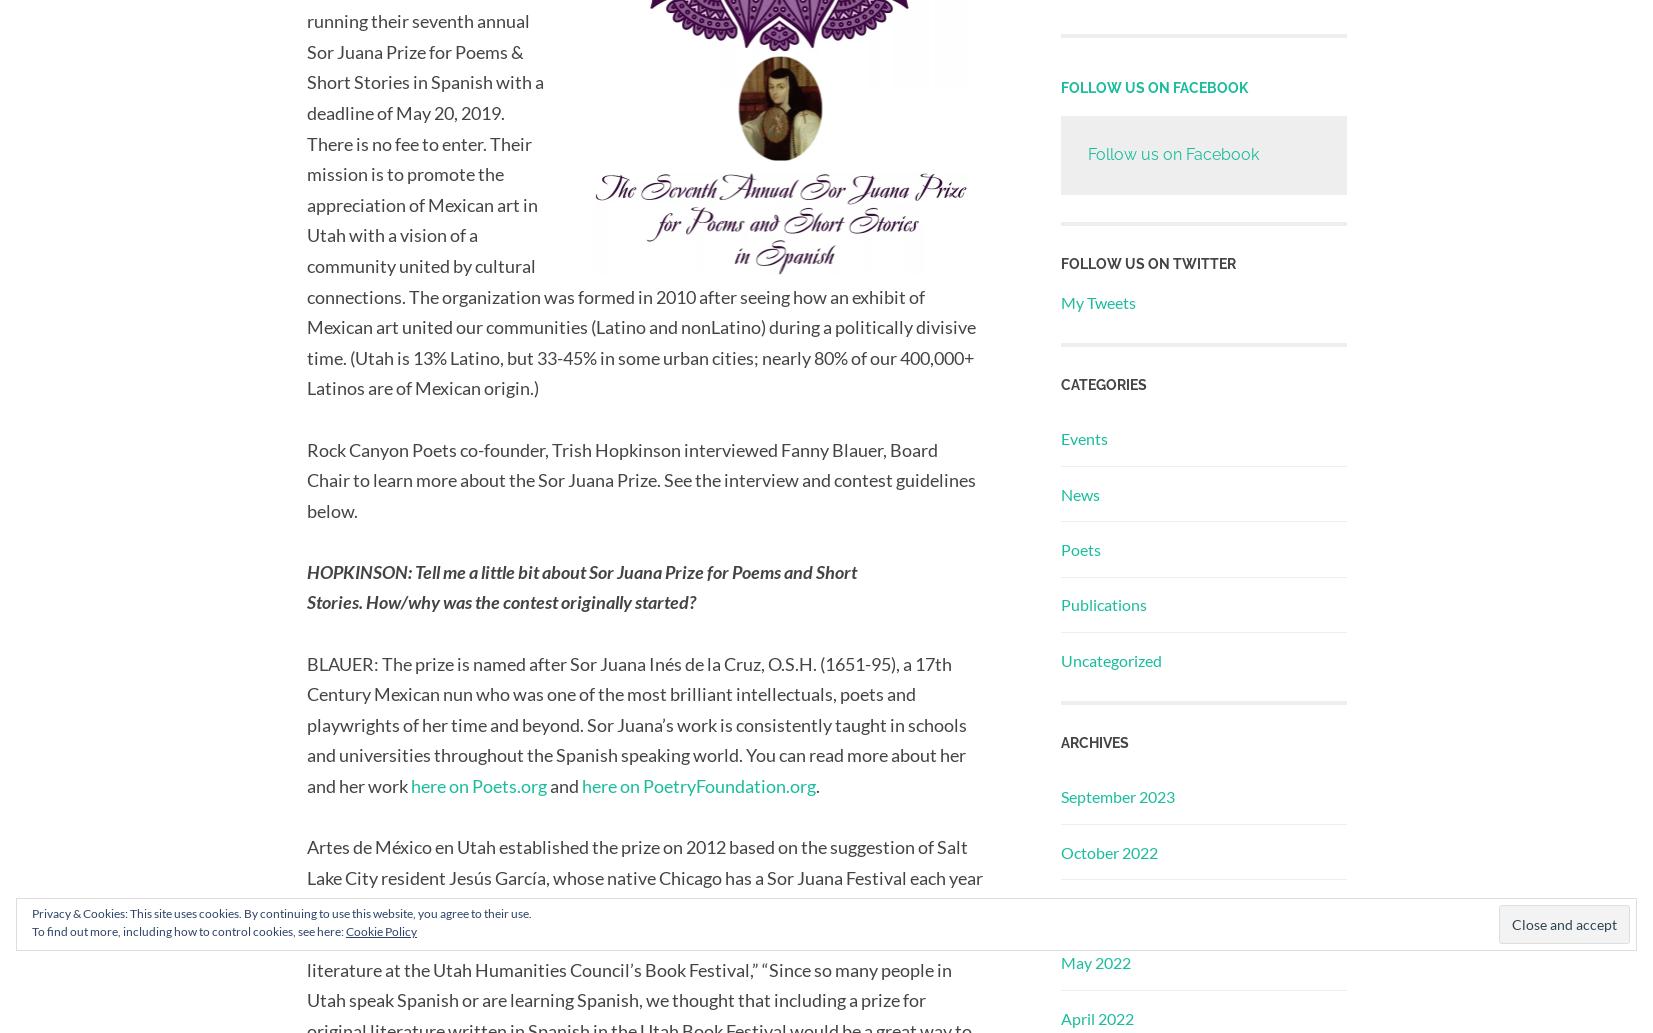  Describe the element at coordinates (31, 912) in the screenshot. I see `'Privacy & Cookies: This site uses cookies. By continuing to use this website, you agree to their use.'` at that location.